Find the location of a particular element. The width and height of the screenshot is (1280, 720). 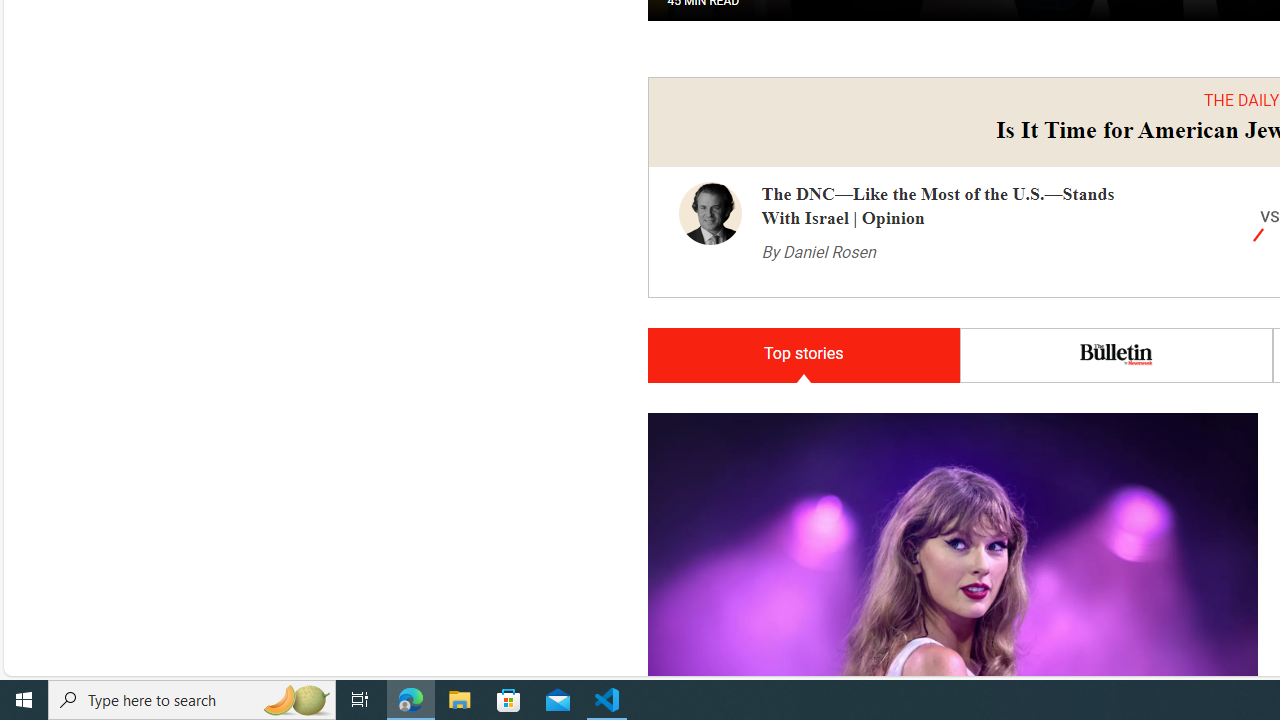

'File Explorer' is located at coordinates (459, 698).